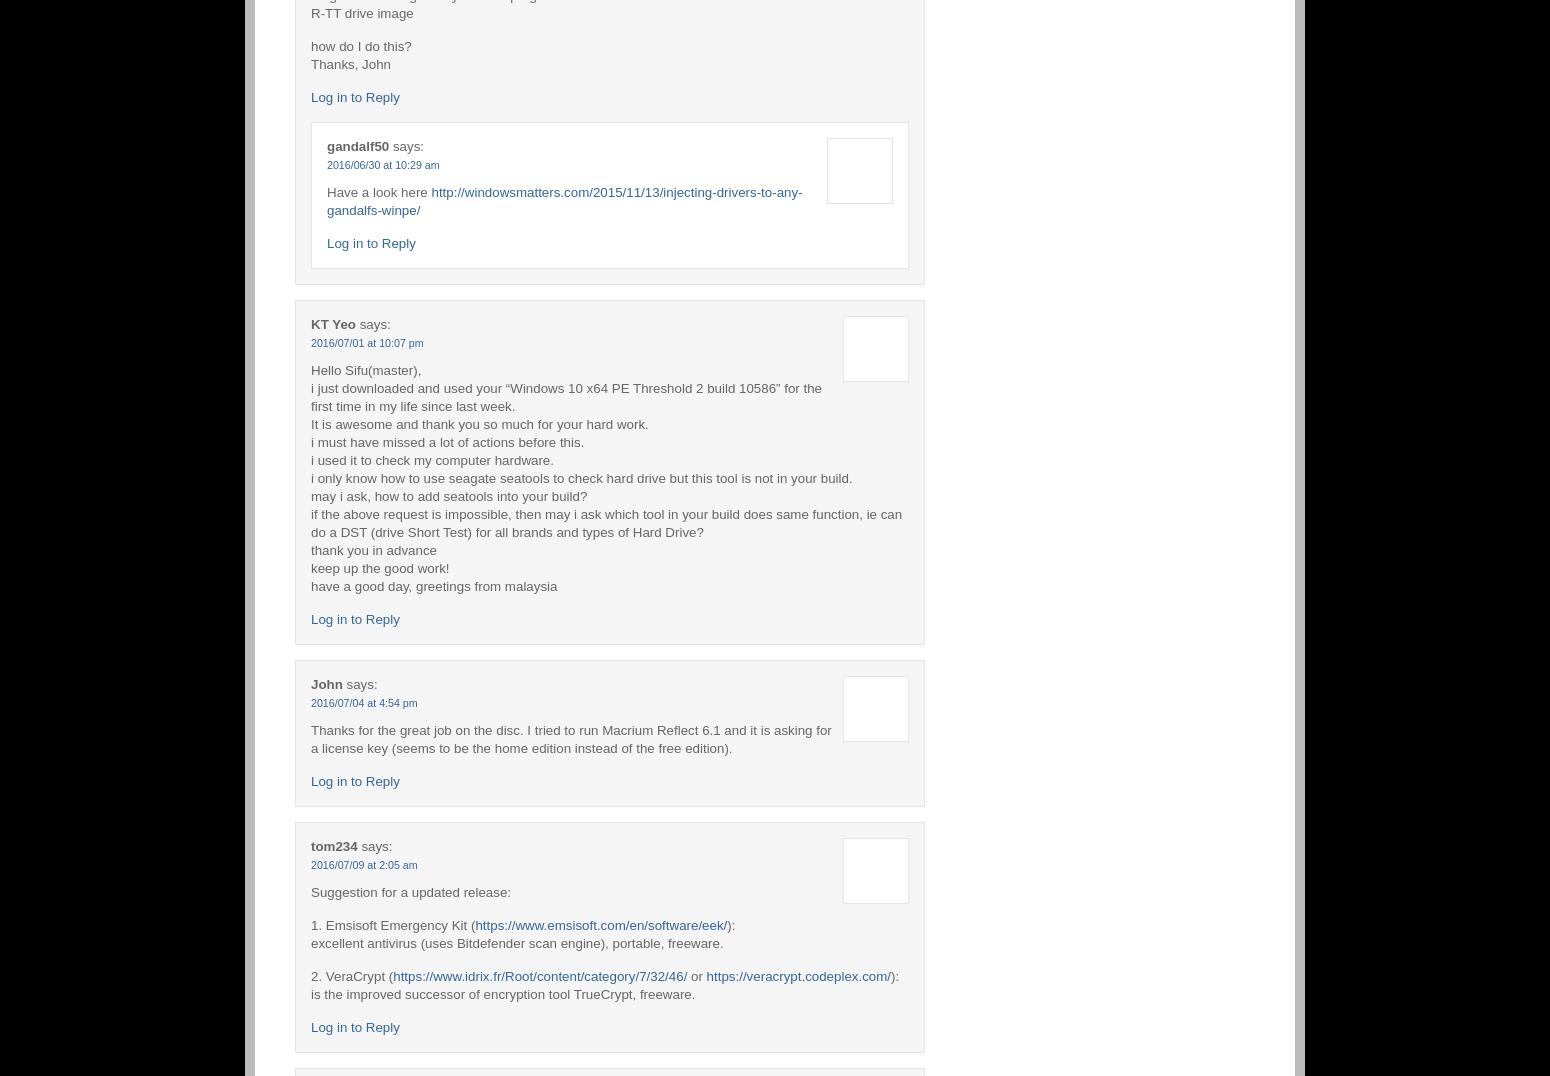 The image size is (1550, 1076). Describe the element at coordinates (600, 923) in the screenshot. I see `'https://www.emsisoft.com/en/software/eek/'` at that location.